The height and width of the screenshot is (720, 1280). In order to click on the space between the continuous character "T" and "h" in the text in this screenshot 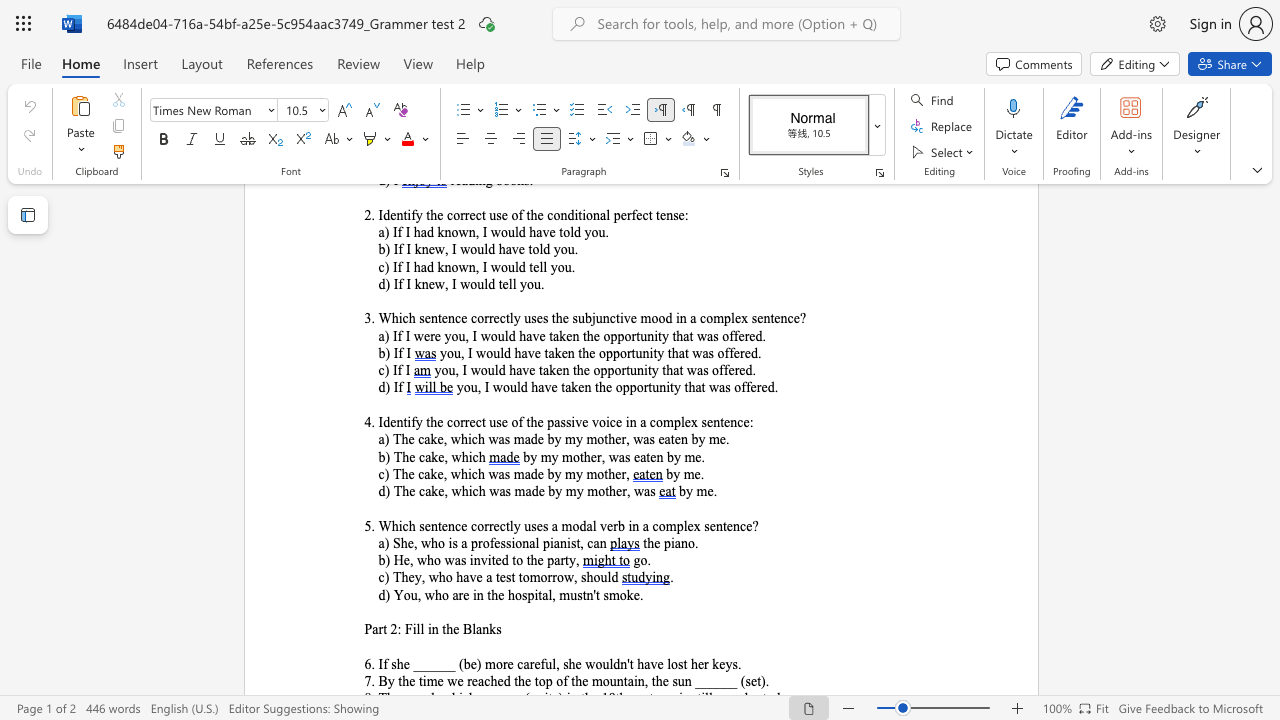, I will do `click(400, 577)`.